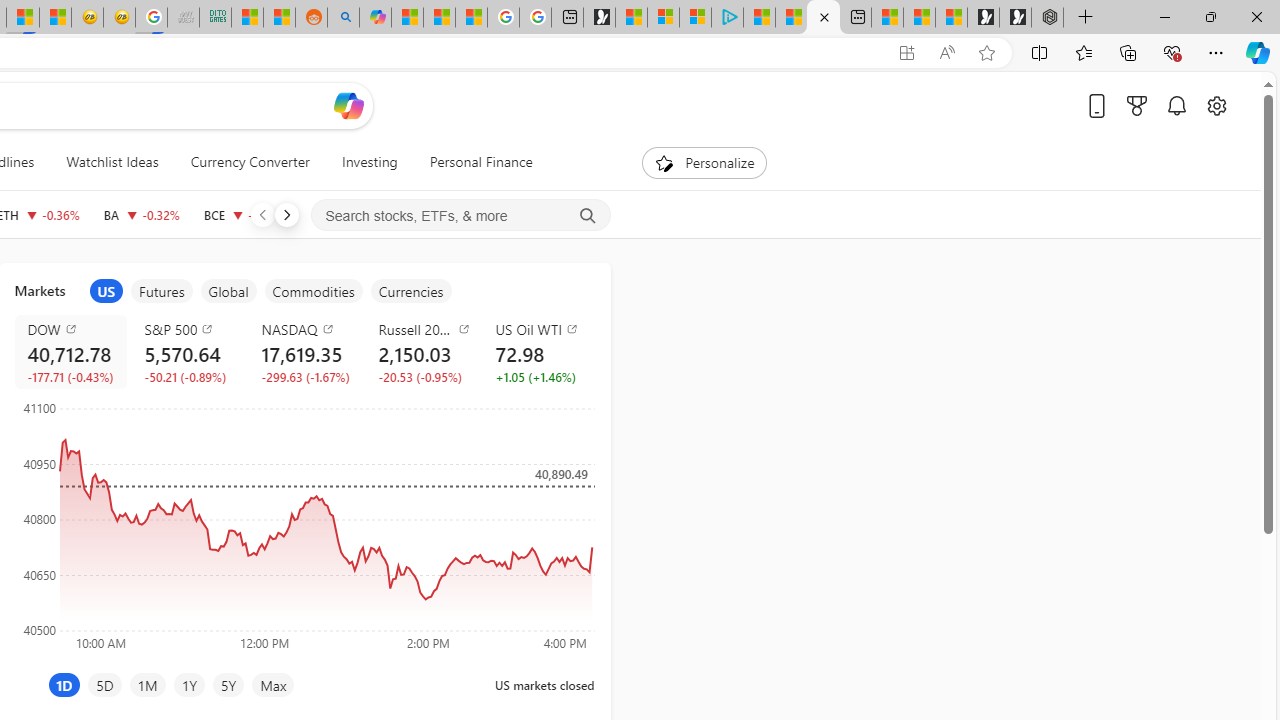 This screenshot has width=1280, height=720. Describe the element at coordinates (285, 214) in the screenshot. I see `'Next'` at that location.